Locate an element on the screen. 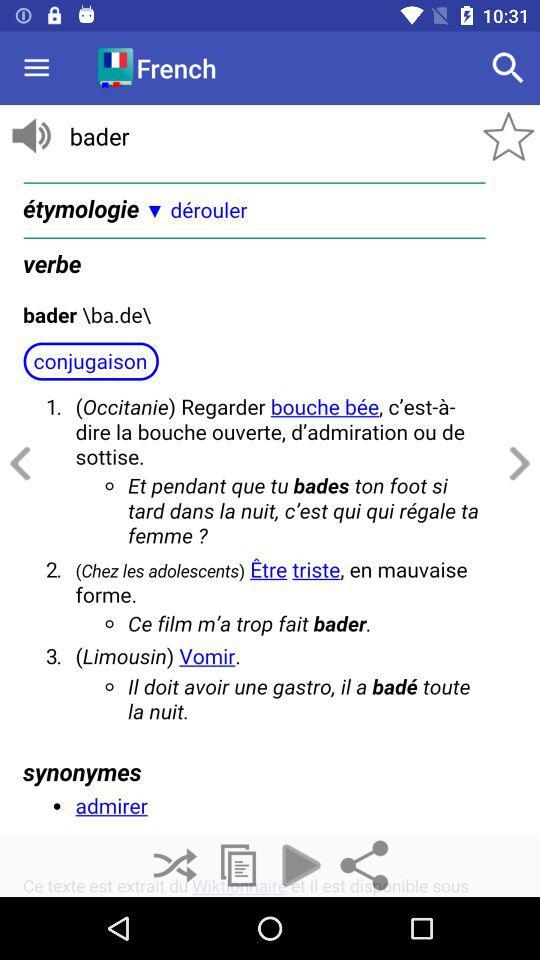 This screenshot has height=960, width=540. go back is located at coordinates (22, 464).